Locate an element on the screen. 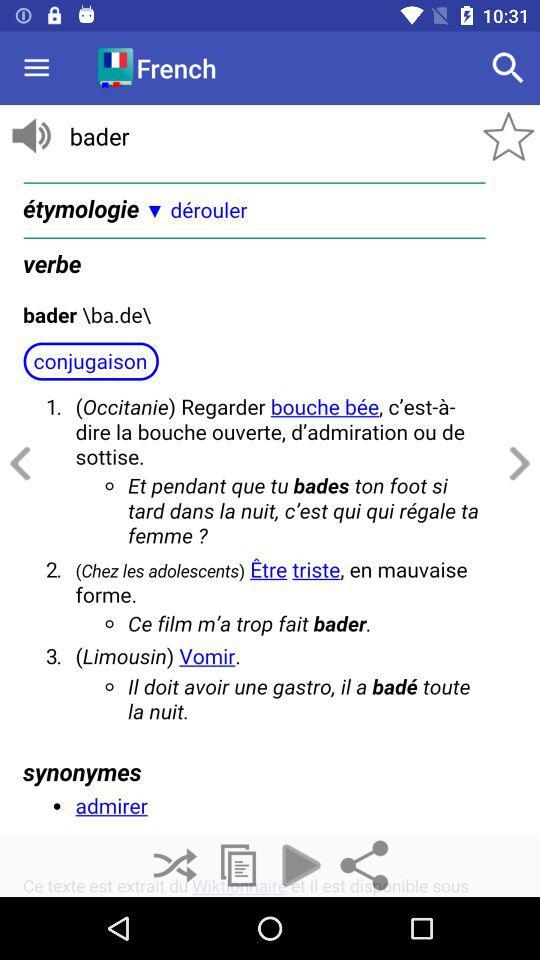 This screenshot has height=960, width=540. go back is located at coordinates (22, 464).